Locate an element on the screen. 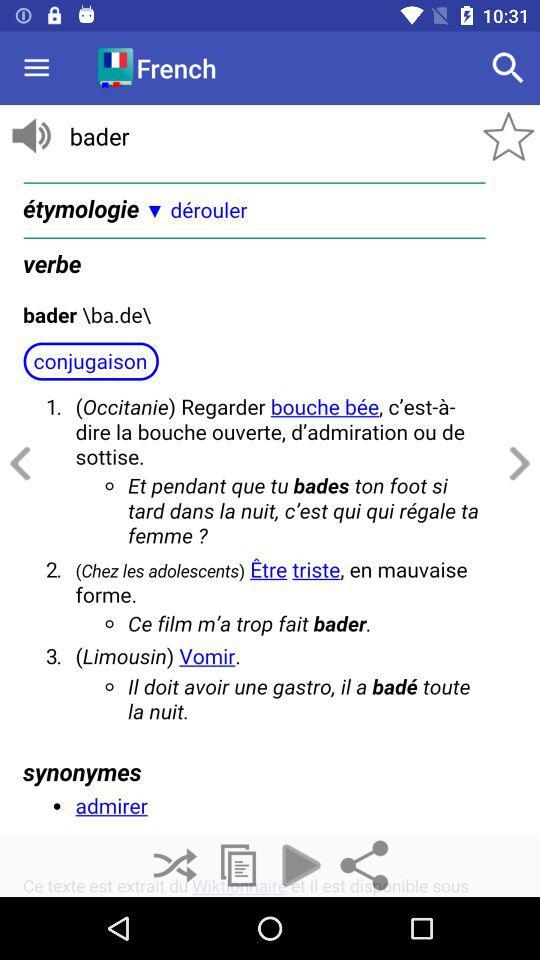 This screenshot has height=960, width=540. go back is located at coordinates (22, 464).